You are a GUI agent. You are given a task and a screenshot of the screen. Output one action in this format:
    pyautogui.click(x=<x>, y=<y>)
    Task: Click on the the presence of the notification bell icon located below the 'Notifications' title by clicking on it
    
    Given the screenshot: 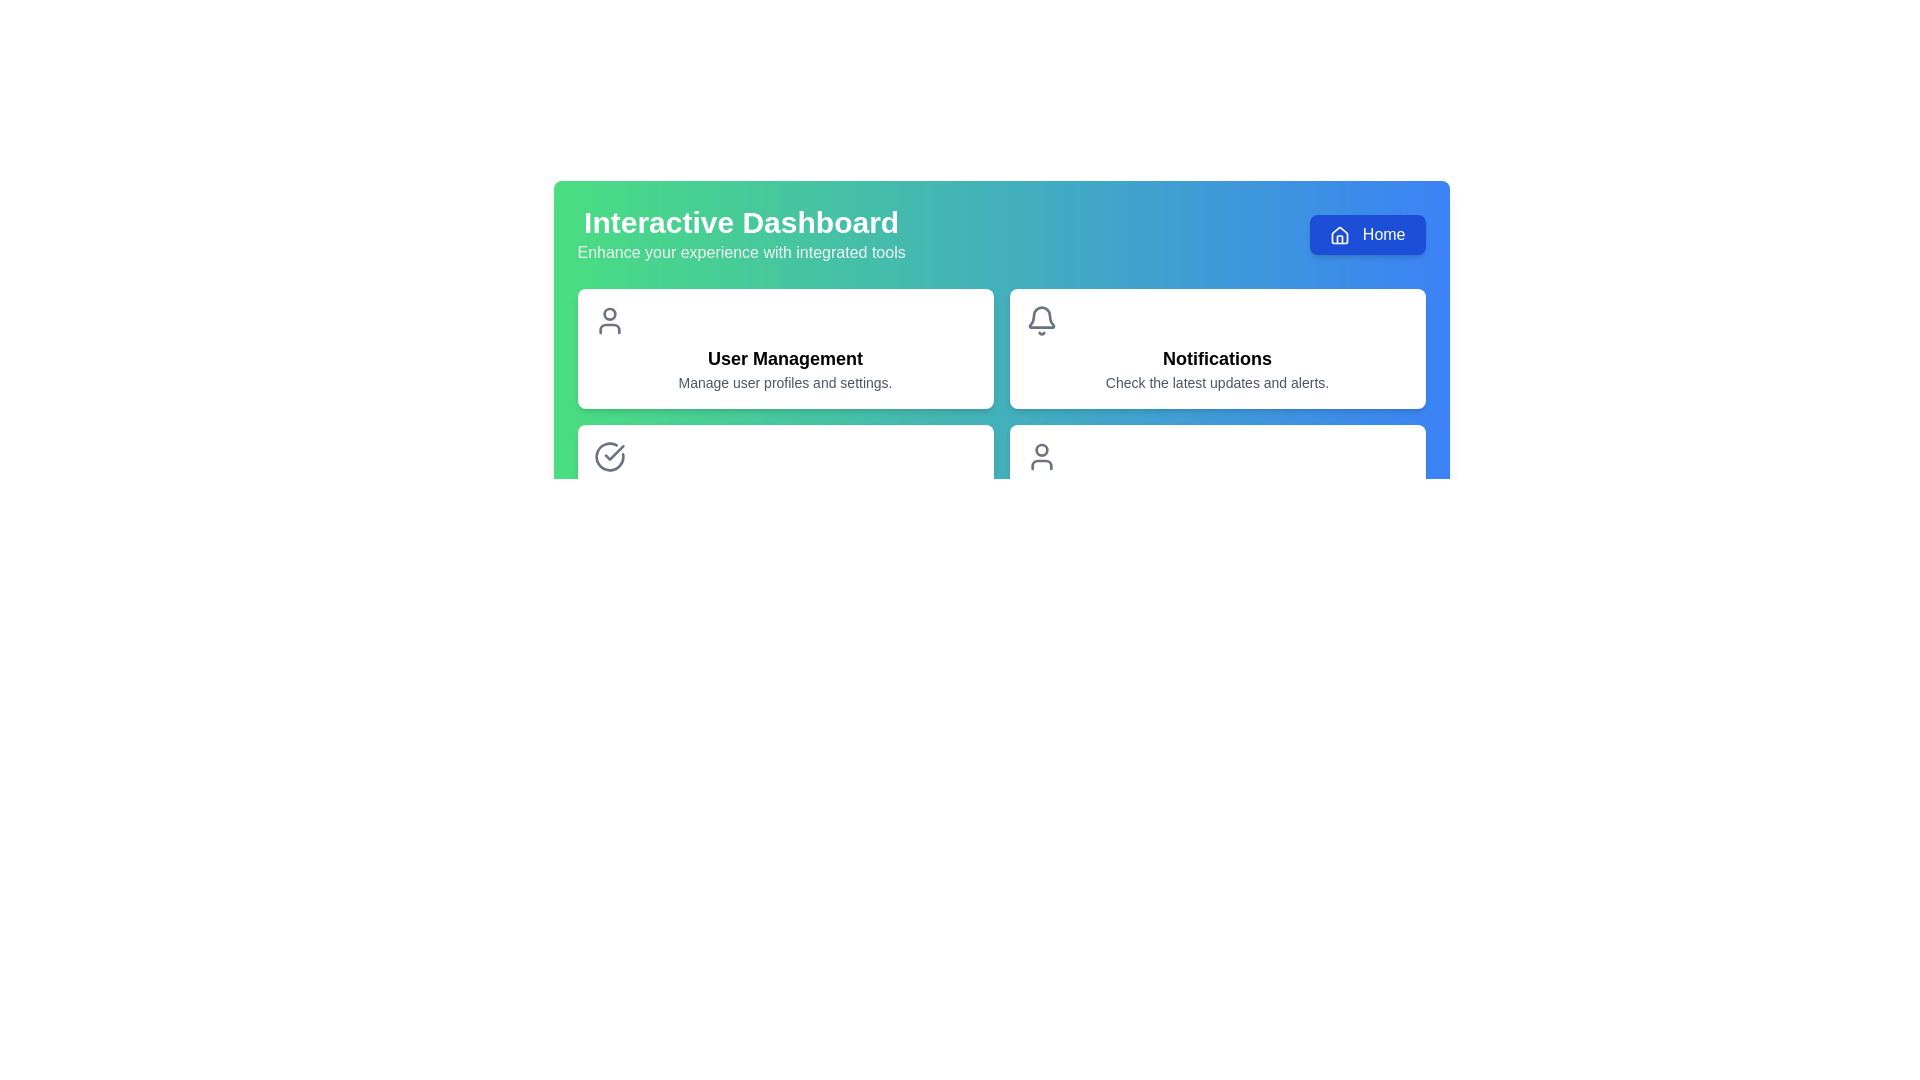 What is the action you would take?
    pyautogui.click(x=1040, y=316)
    